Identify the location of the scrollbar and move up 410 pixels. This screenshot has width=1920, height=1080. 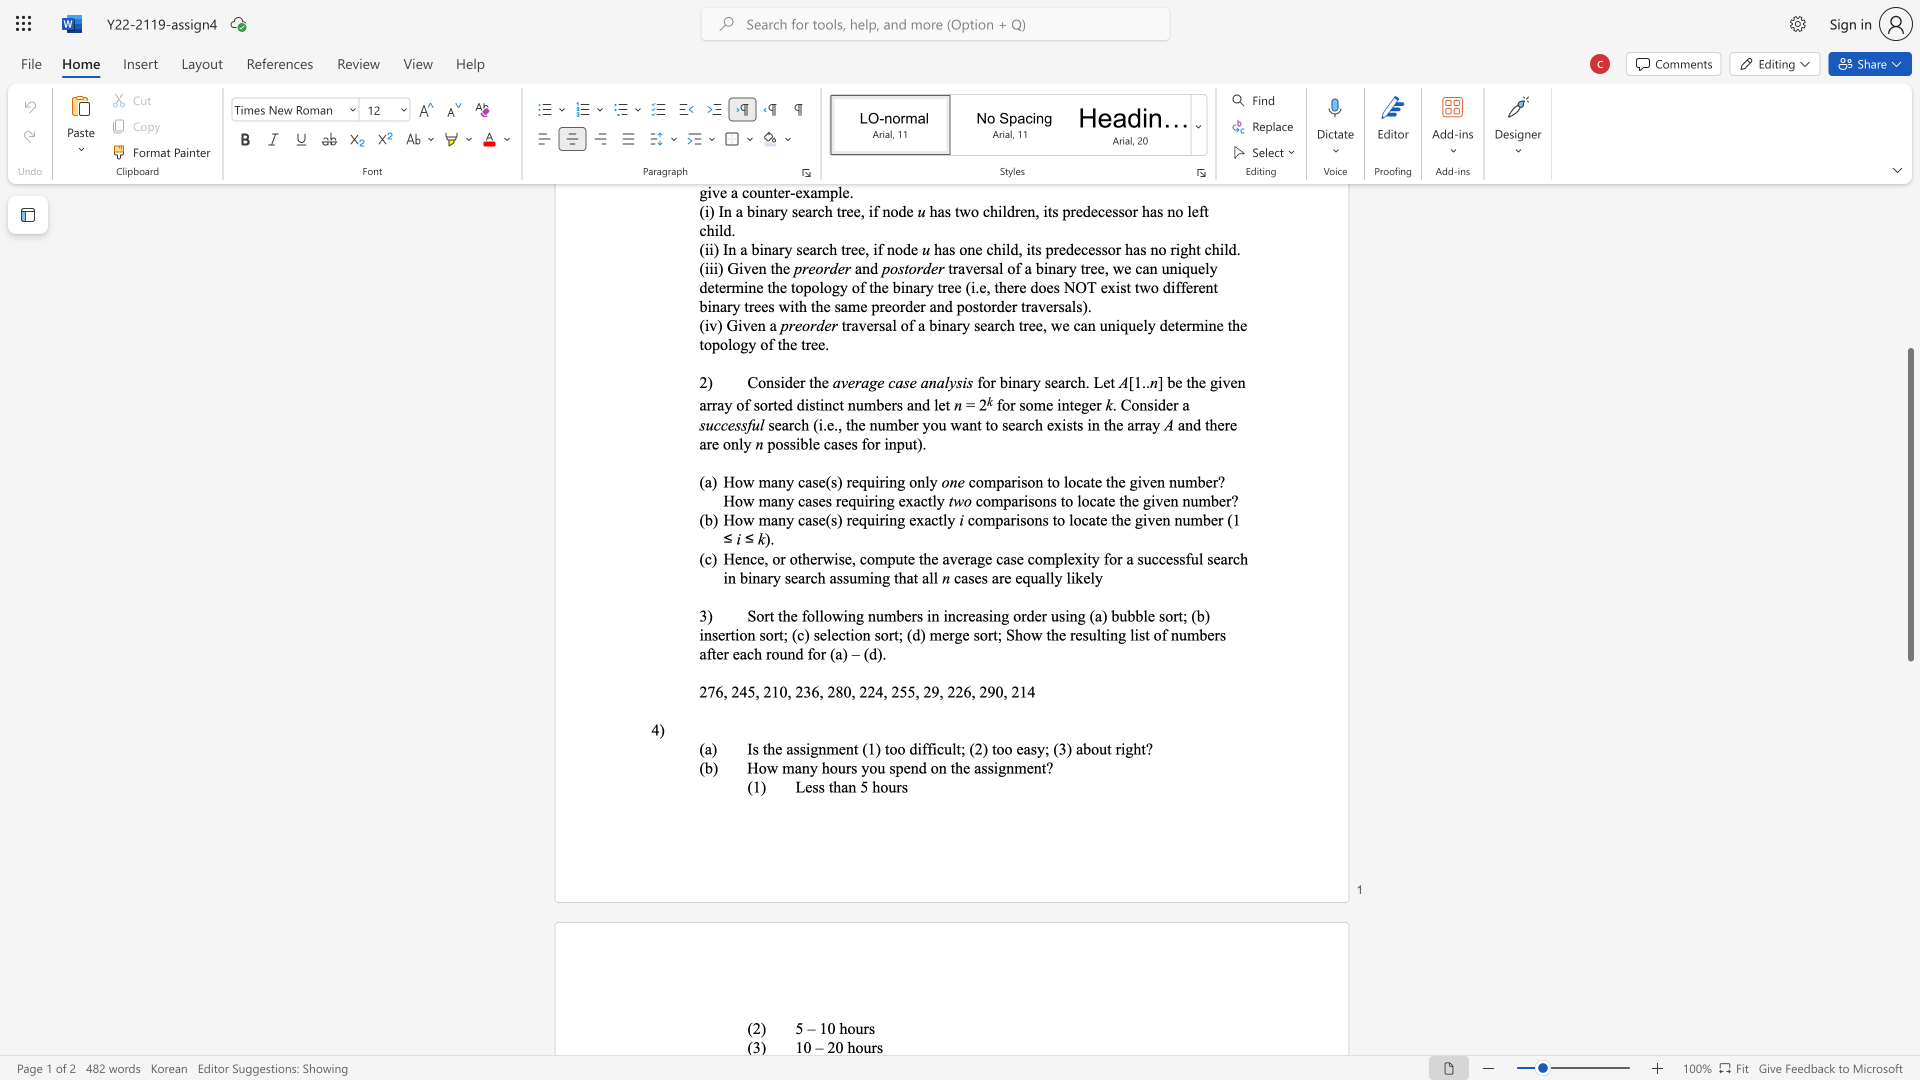
(1909, 504).